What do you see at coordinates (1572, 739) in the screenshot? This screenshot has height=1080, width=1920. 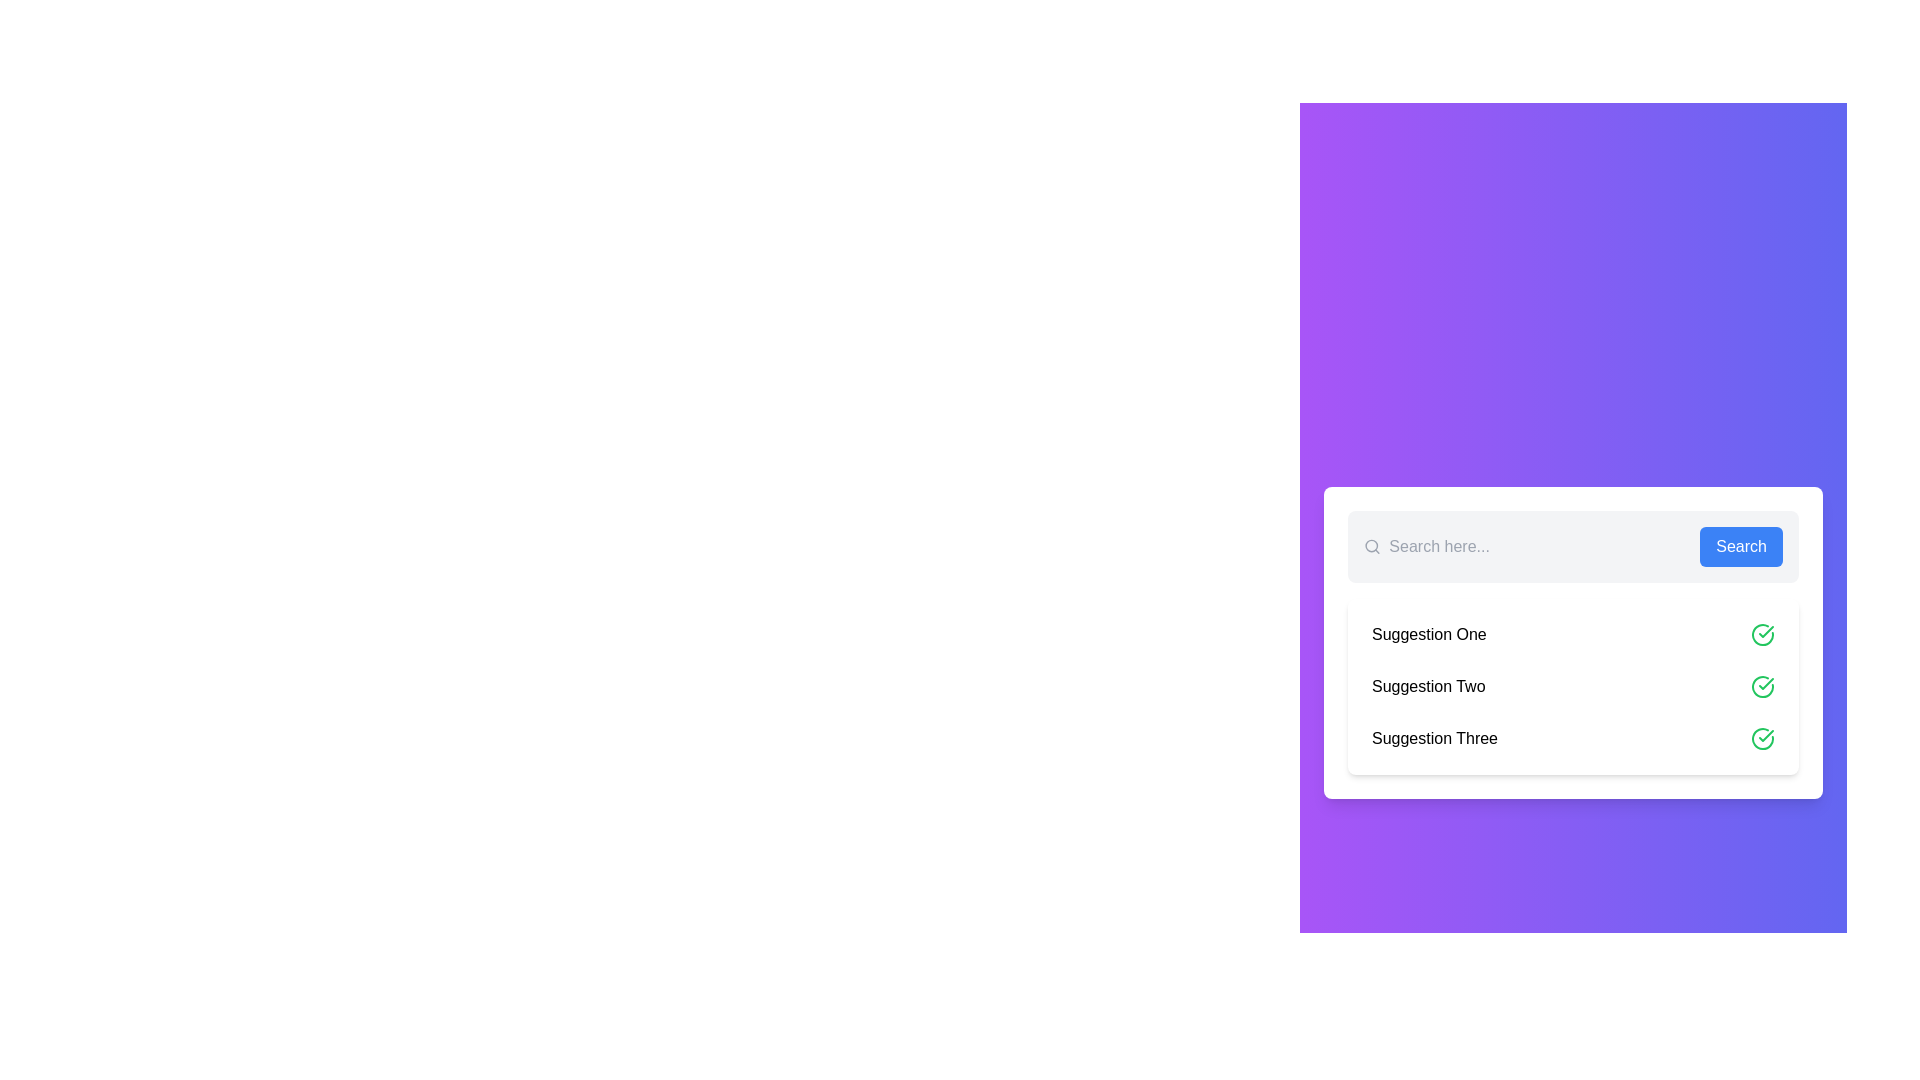 I see `the third list item with a checkmark, indicating it is a selectable suggestion to confirm the choice` at bounding box center [1572, 739].